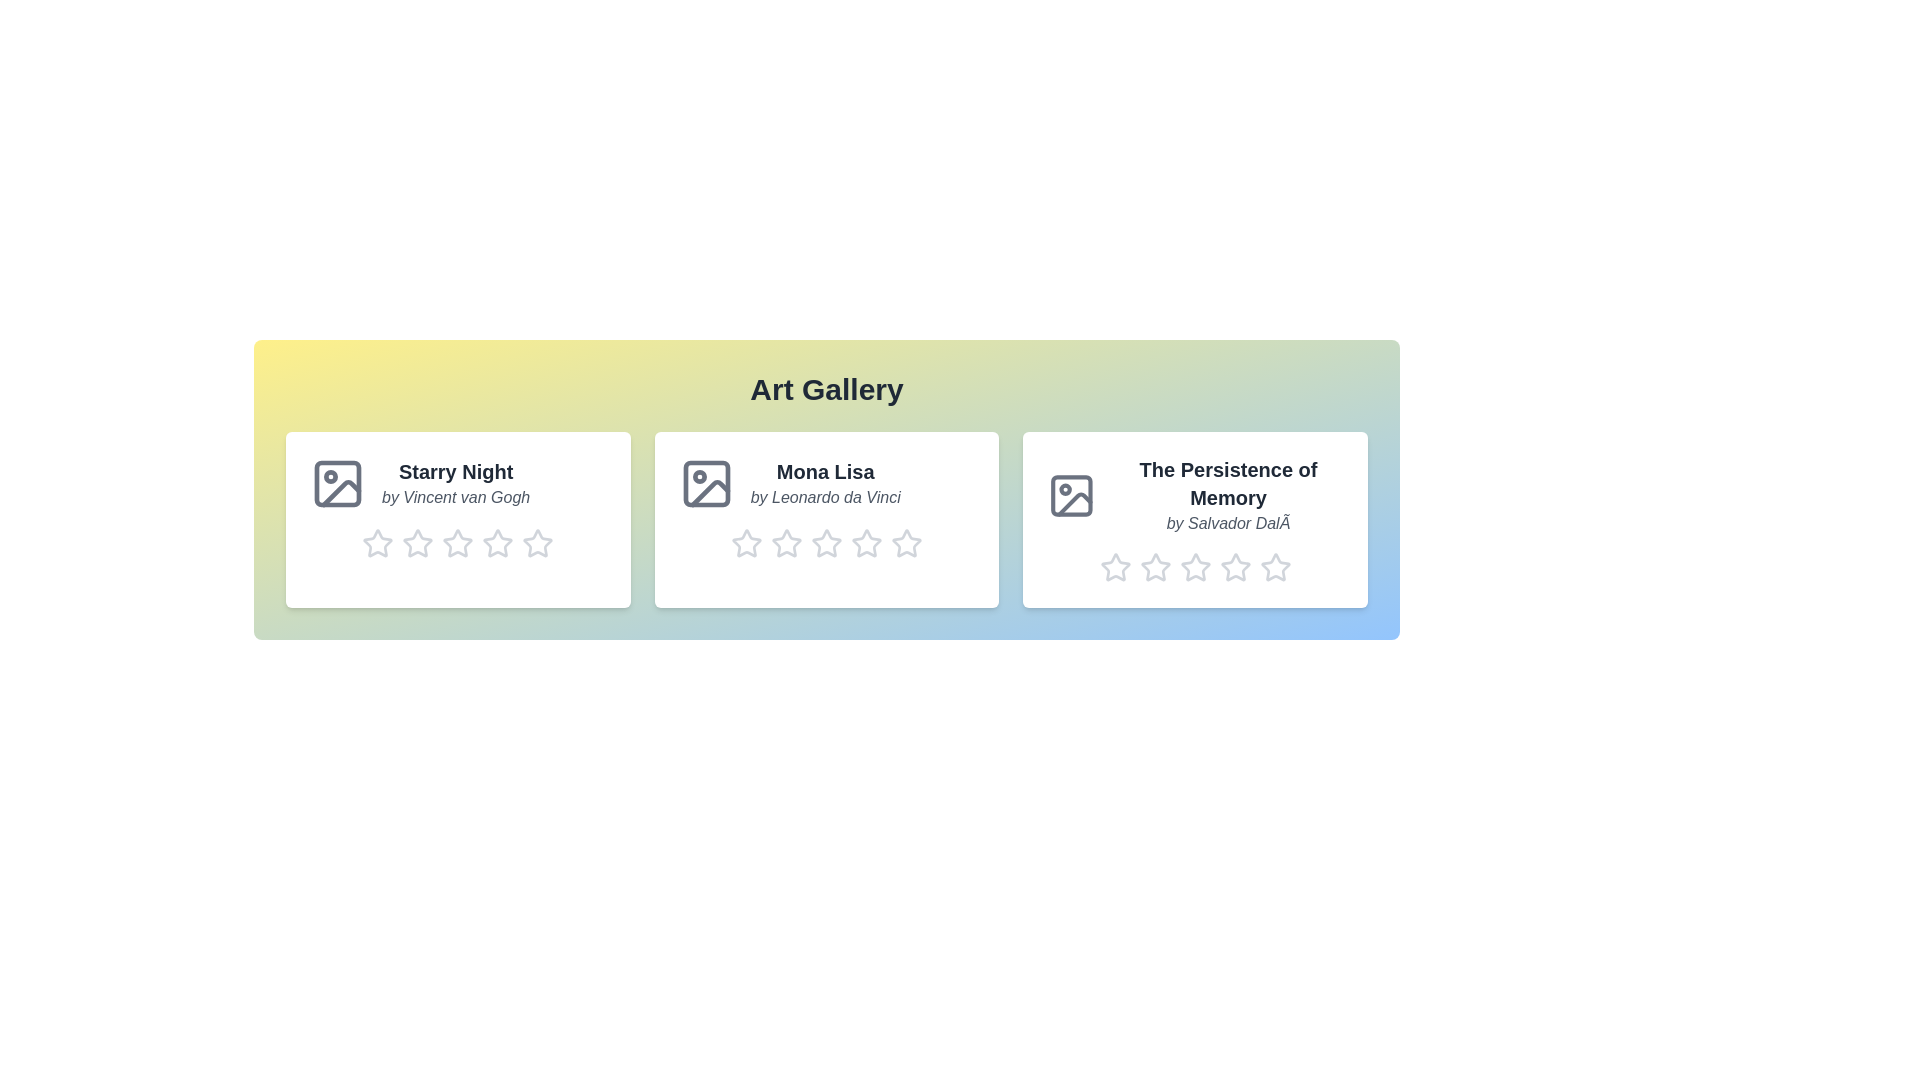 The image size is (1920, 1080). I want to click on the rating for the artwork 'Starry Night' to 1 stars, so click(378, 543).